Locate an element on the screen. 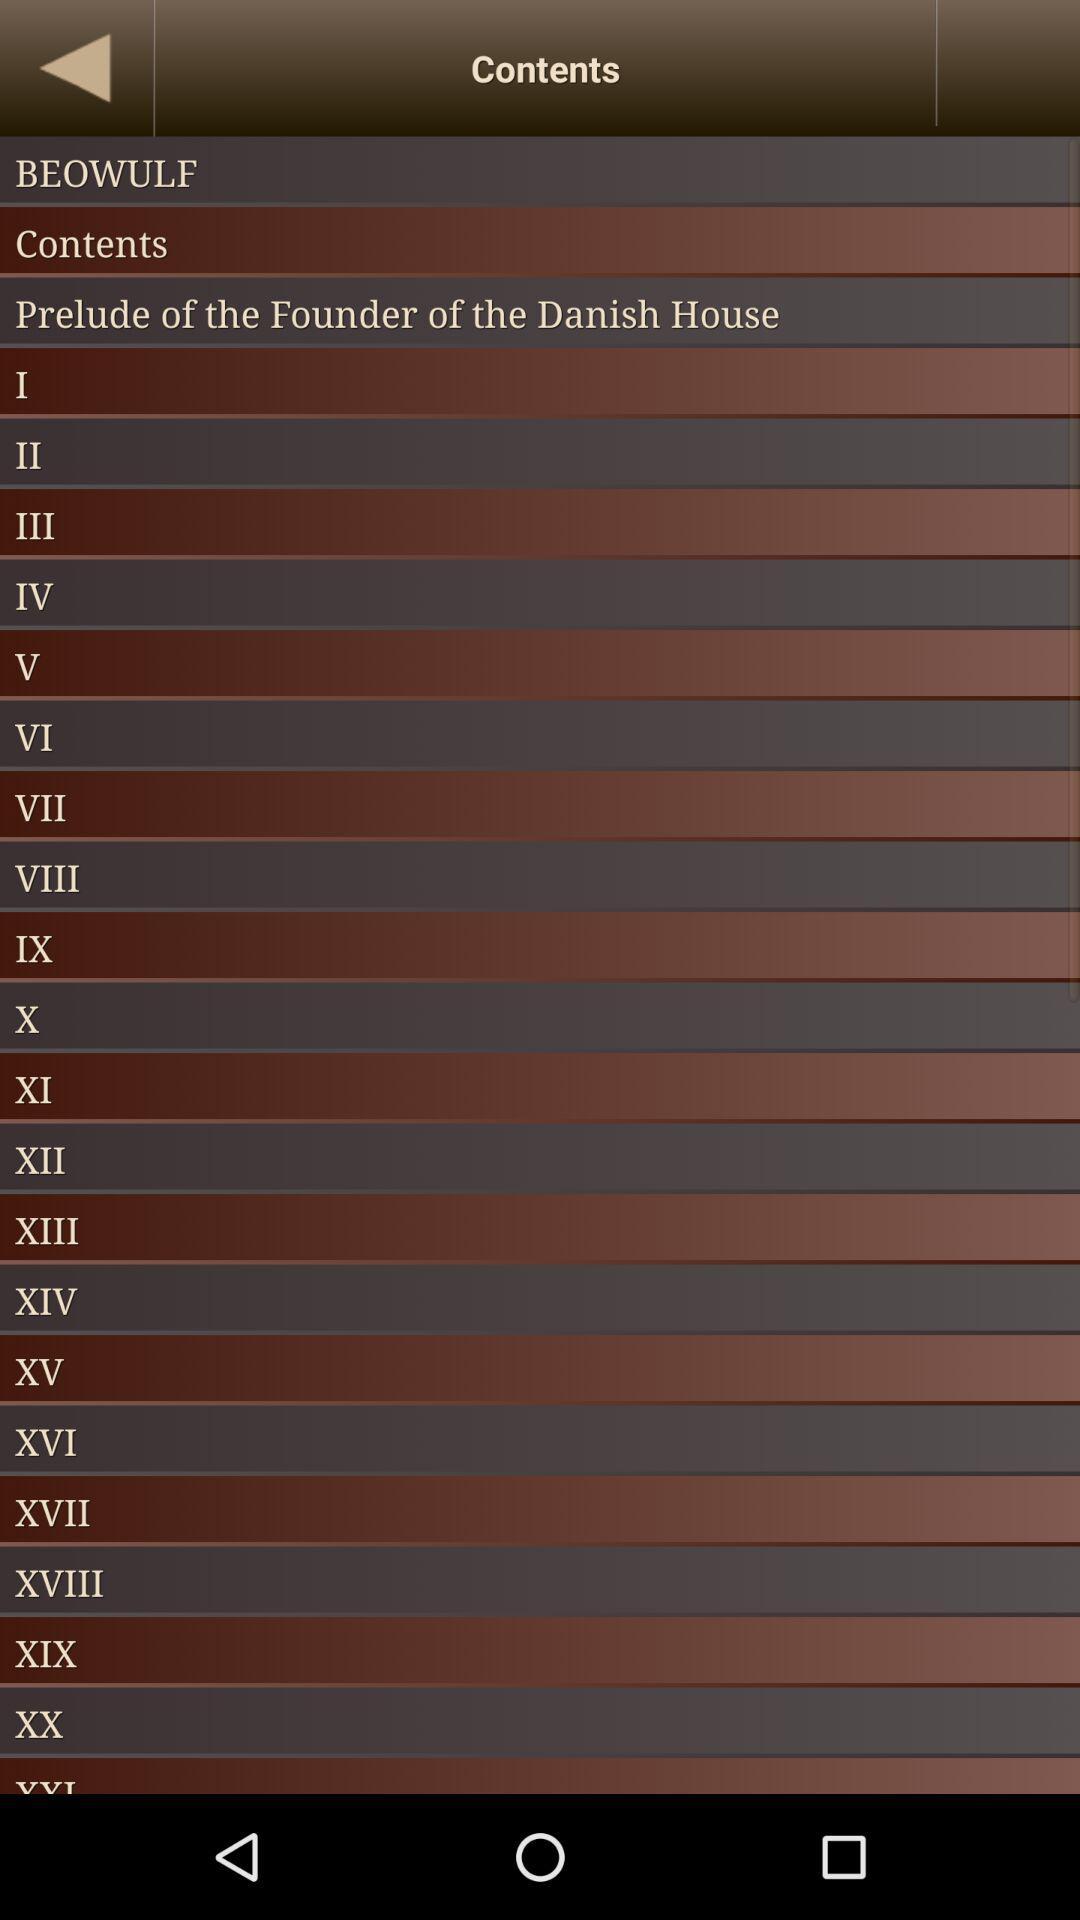  xv item is located at coordinates (540, 1369).